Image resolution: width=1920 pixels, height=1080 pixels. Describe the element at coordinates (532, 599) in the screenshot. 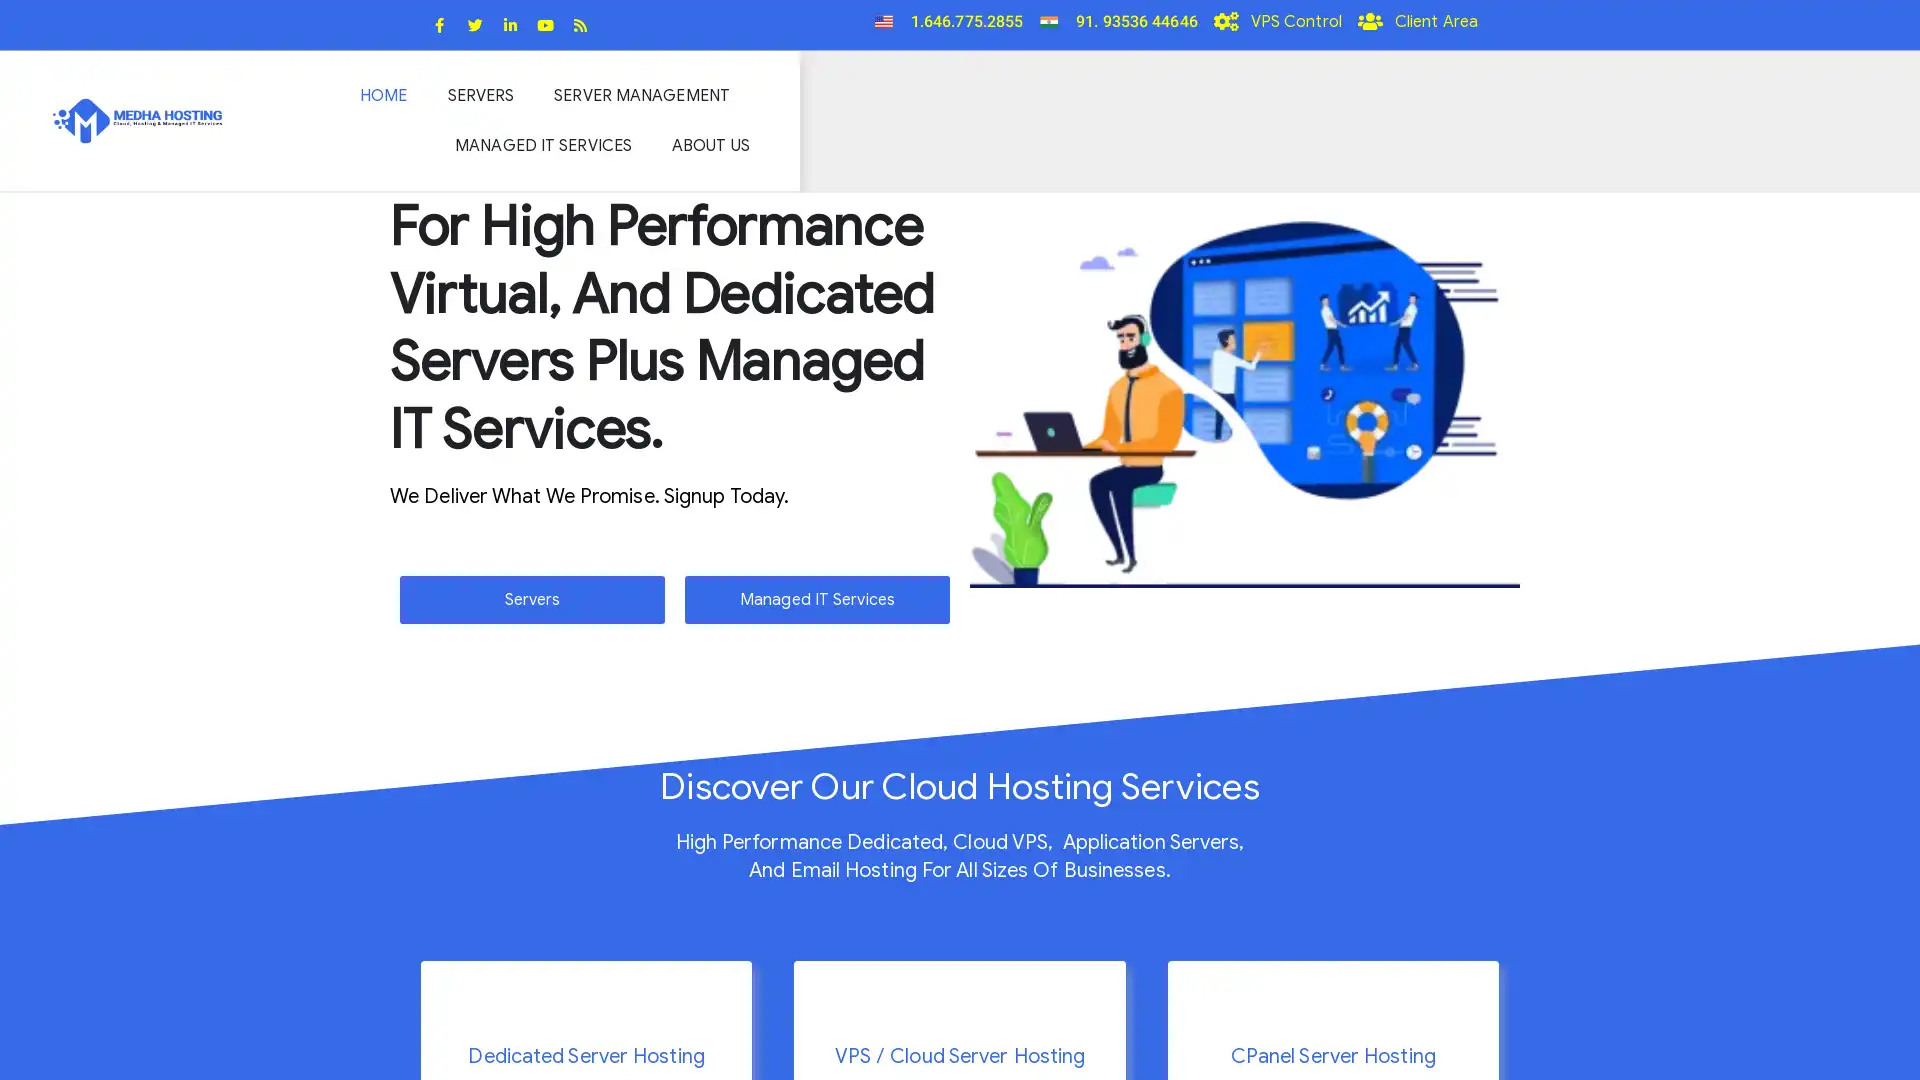

I see `Servers` at that location.